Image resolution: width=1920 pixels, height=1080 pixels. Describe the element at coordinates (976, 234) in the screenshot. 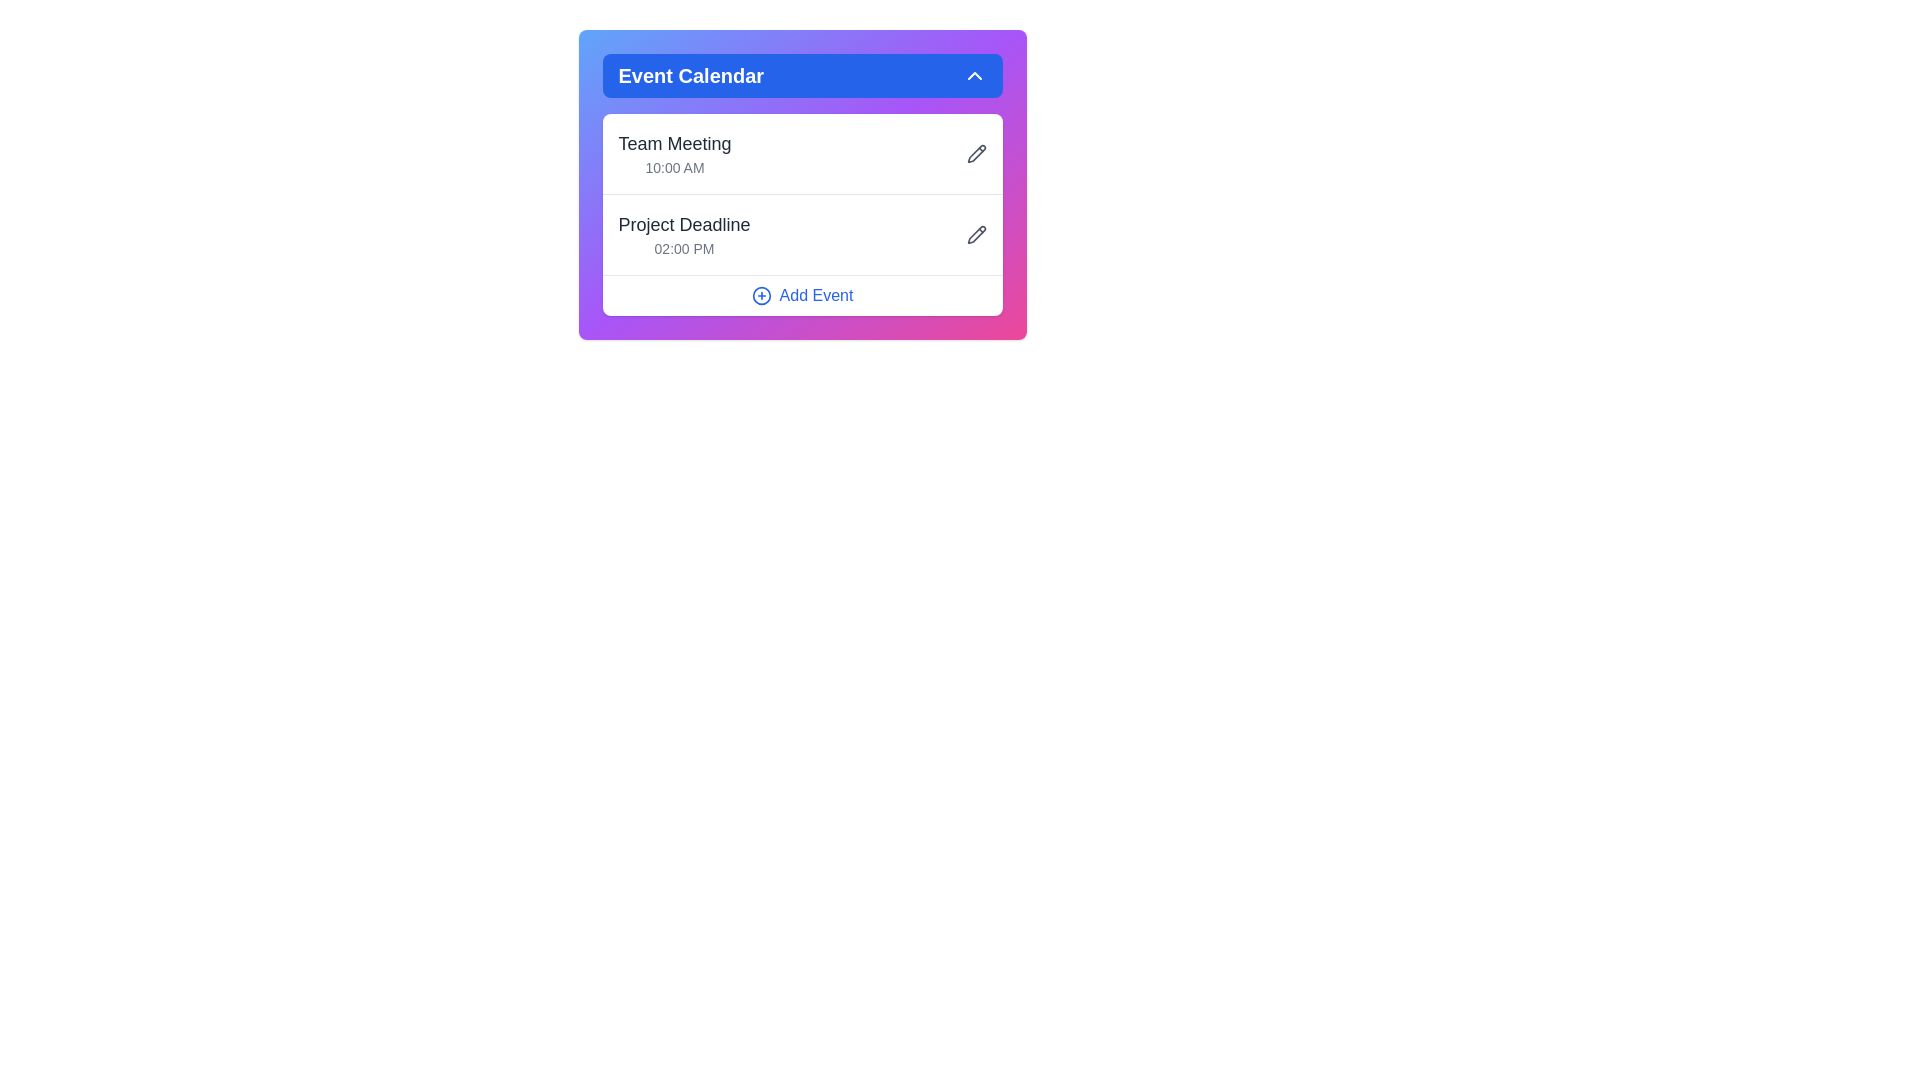

I see `the pencil icon corresponding to the event titled Project Deadline` at that location.